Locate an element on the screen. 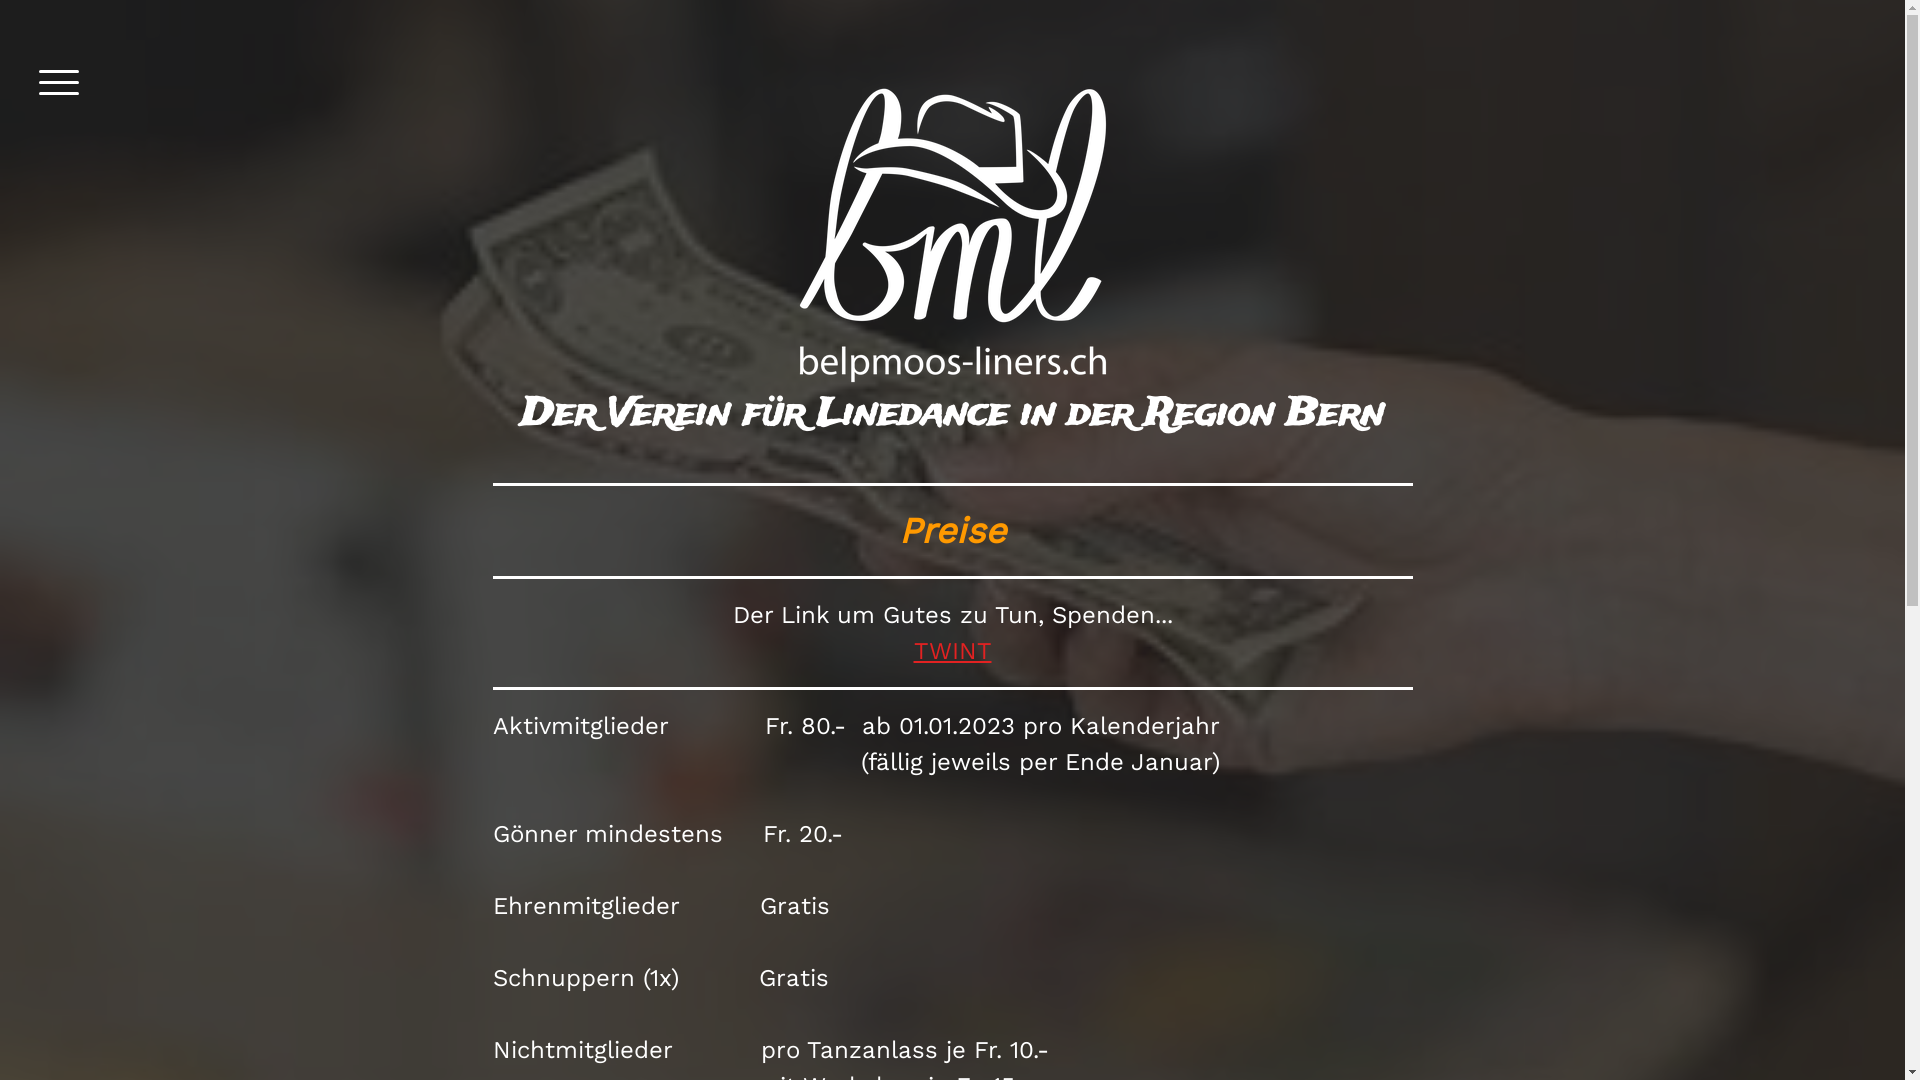 This screenshot has width=1920, height=1080. 'TWINT' is located at coordinates (912, 651).